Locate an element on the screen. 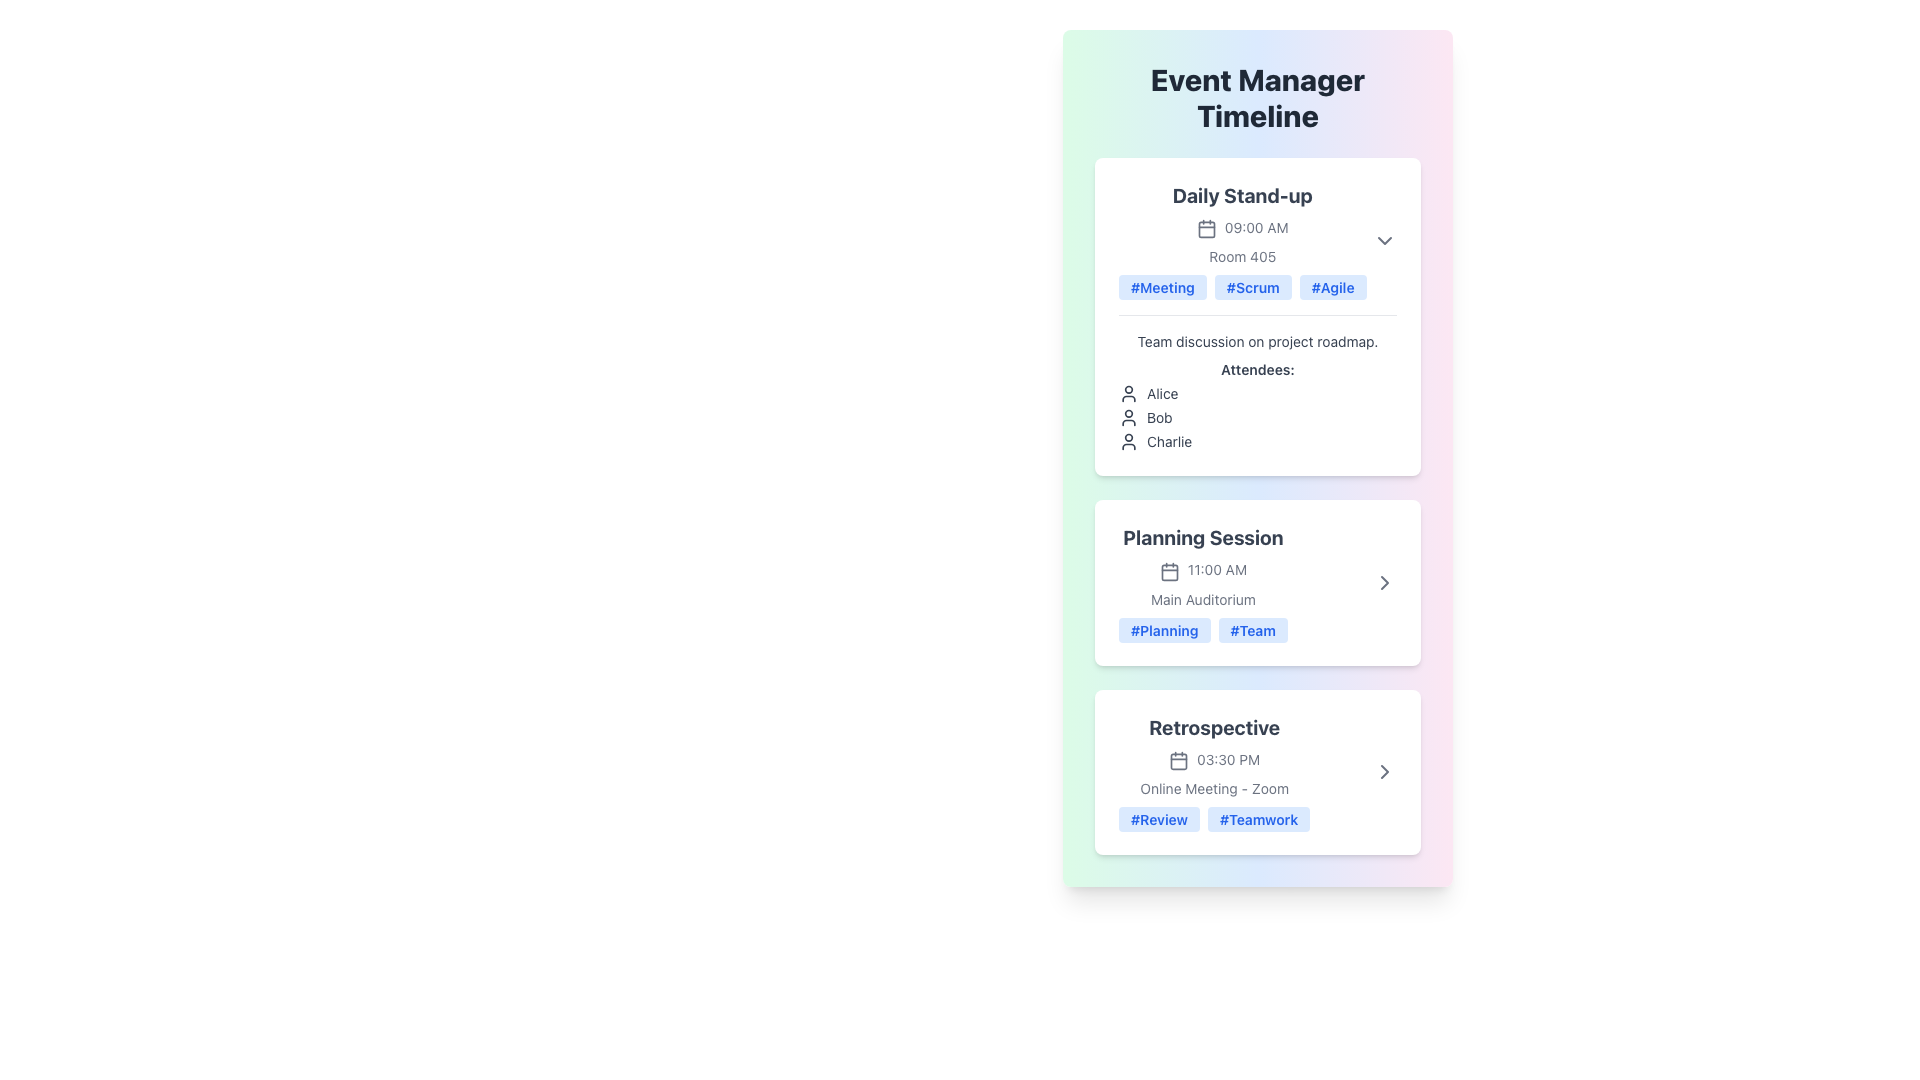  text label that contains 'Team discussion on project roadmap.' located within the 'Daily Stand-up' card, positioned below the tags and above the 'Attendees:' label is located at coordinates (1256, 341).